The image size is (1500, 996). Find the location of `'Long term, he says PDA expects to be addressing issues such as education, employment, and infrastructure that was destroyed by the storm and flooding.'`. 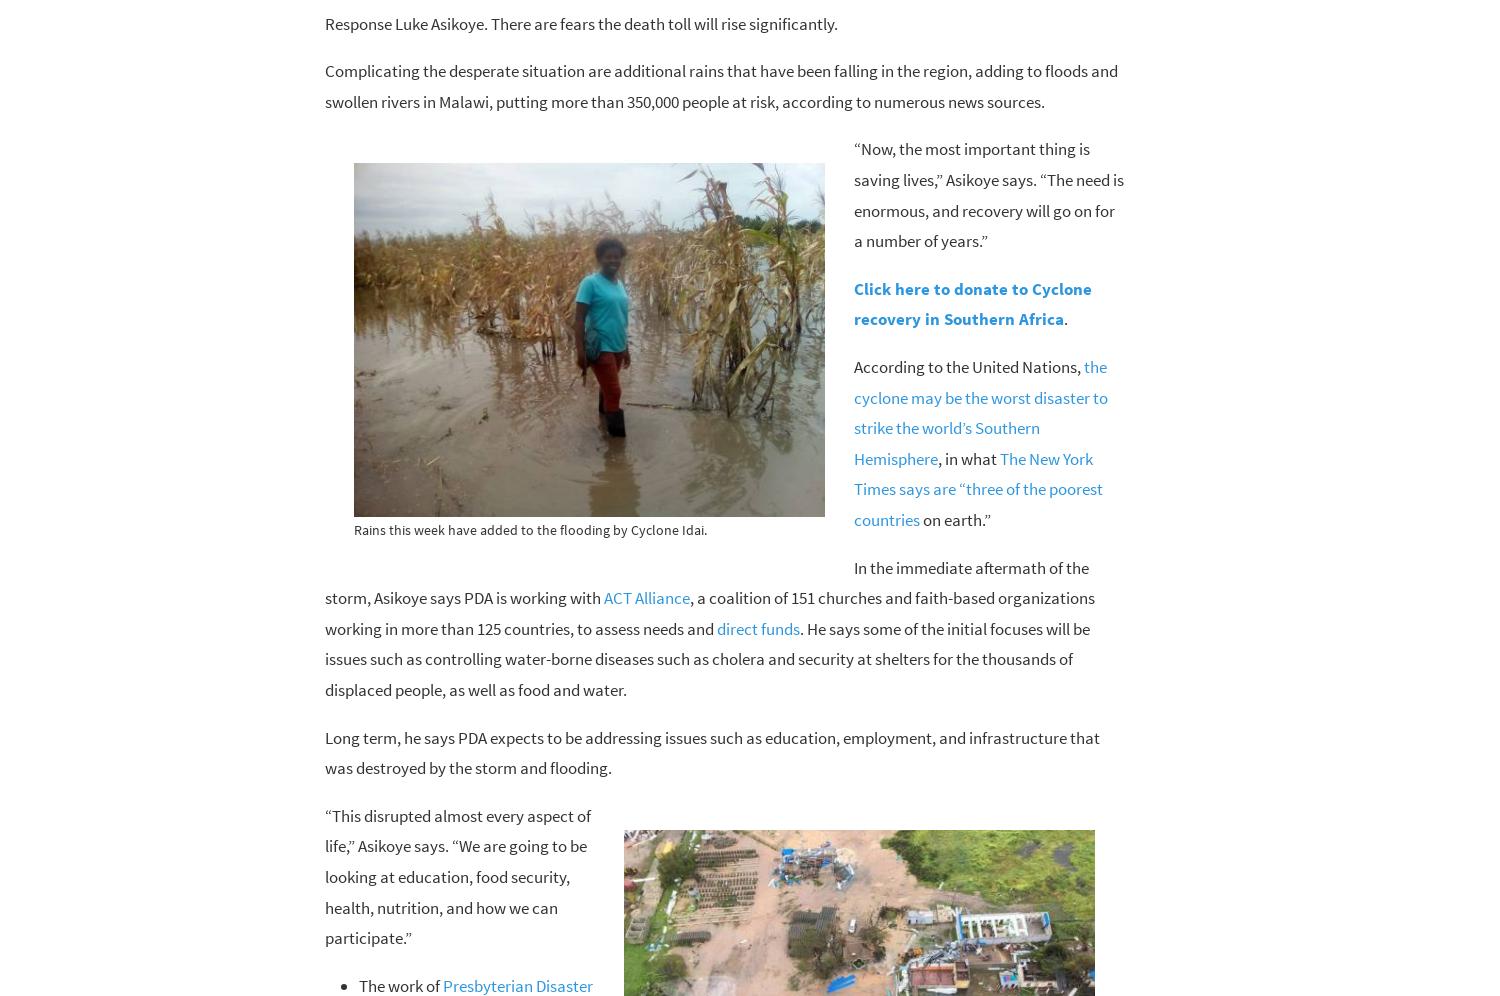

'Long term, he says PDA expects to be addressing issues such as education, employment, and infrastructure that was destroyed by the storm and flooding.' is located at coordinates (711, 752).